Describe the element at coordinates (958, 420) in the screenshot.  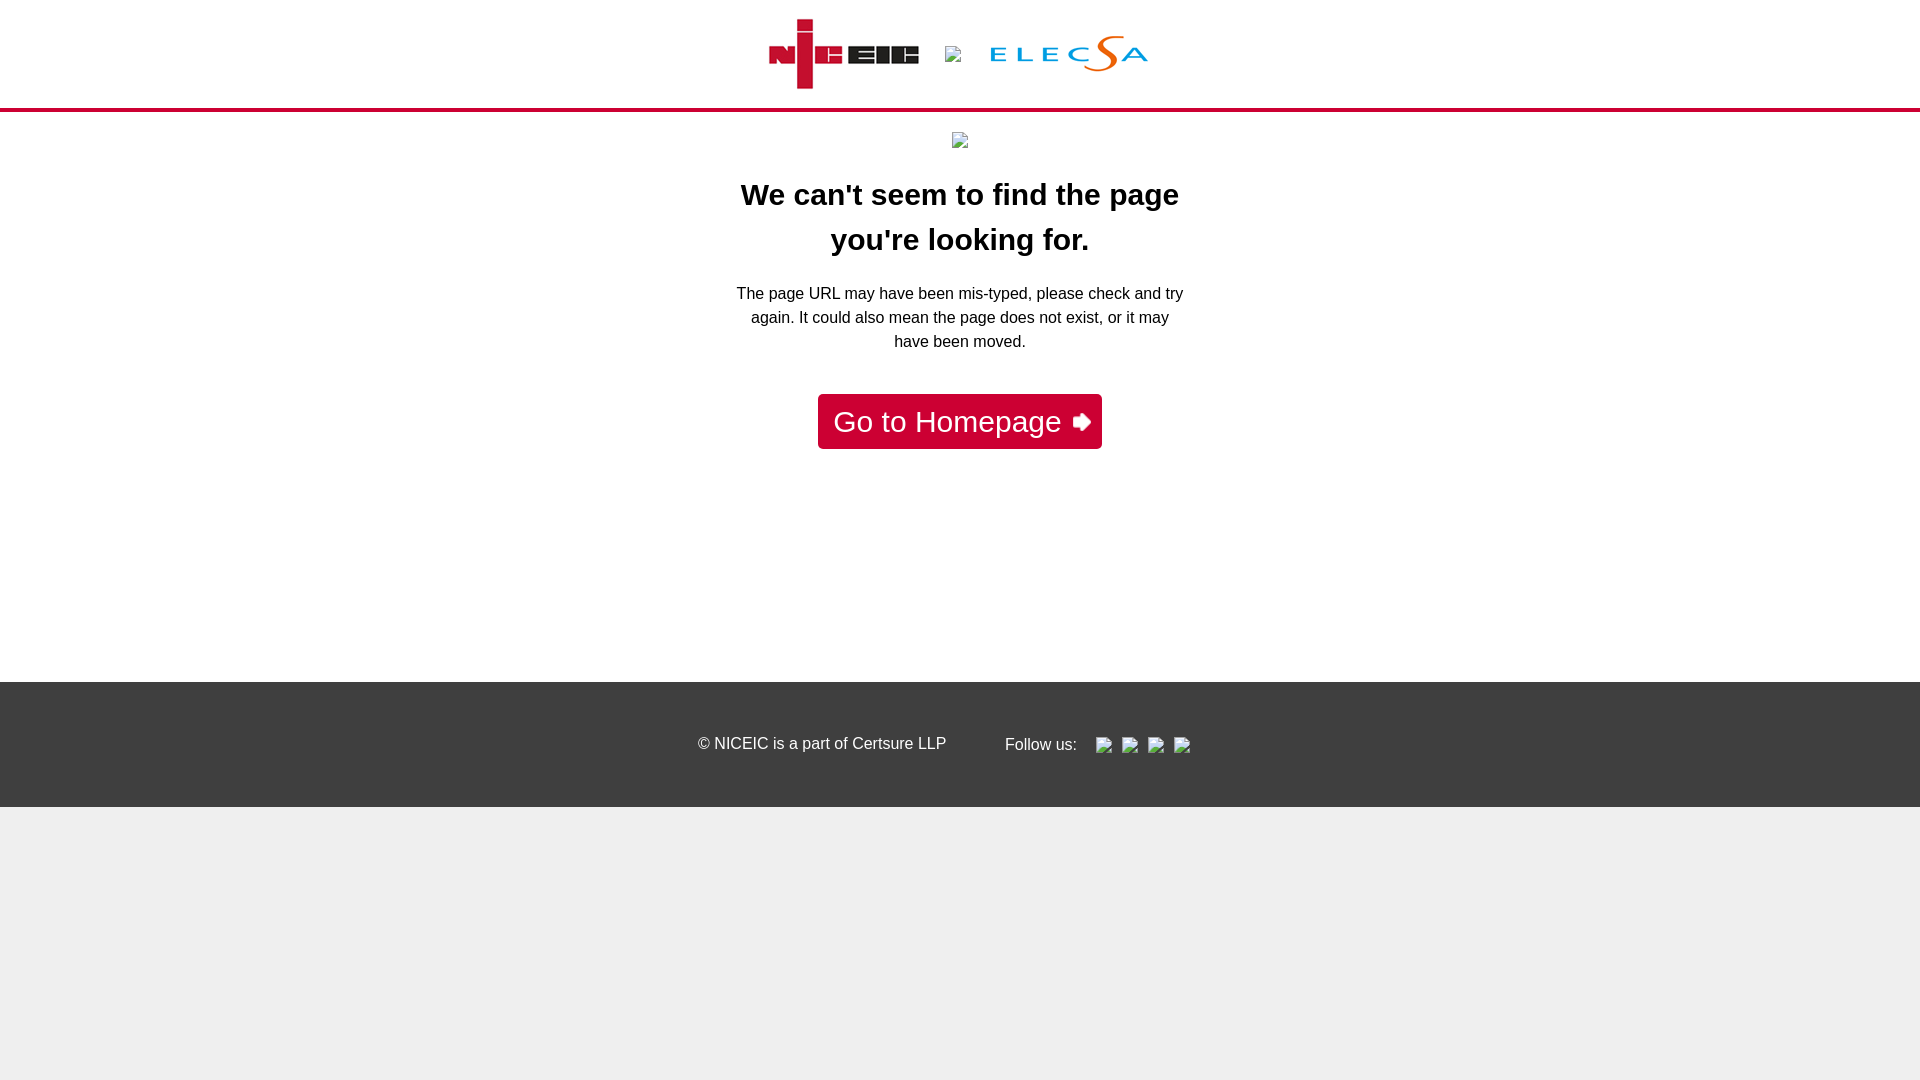
I see `'Go to Homepage'` at that location.